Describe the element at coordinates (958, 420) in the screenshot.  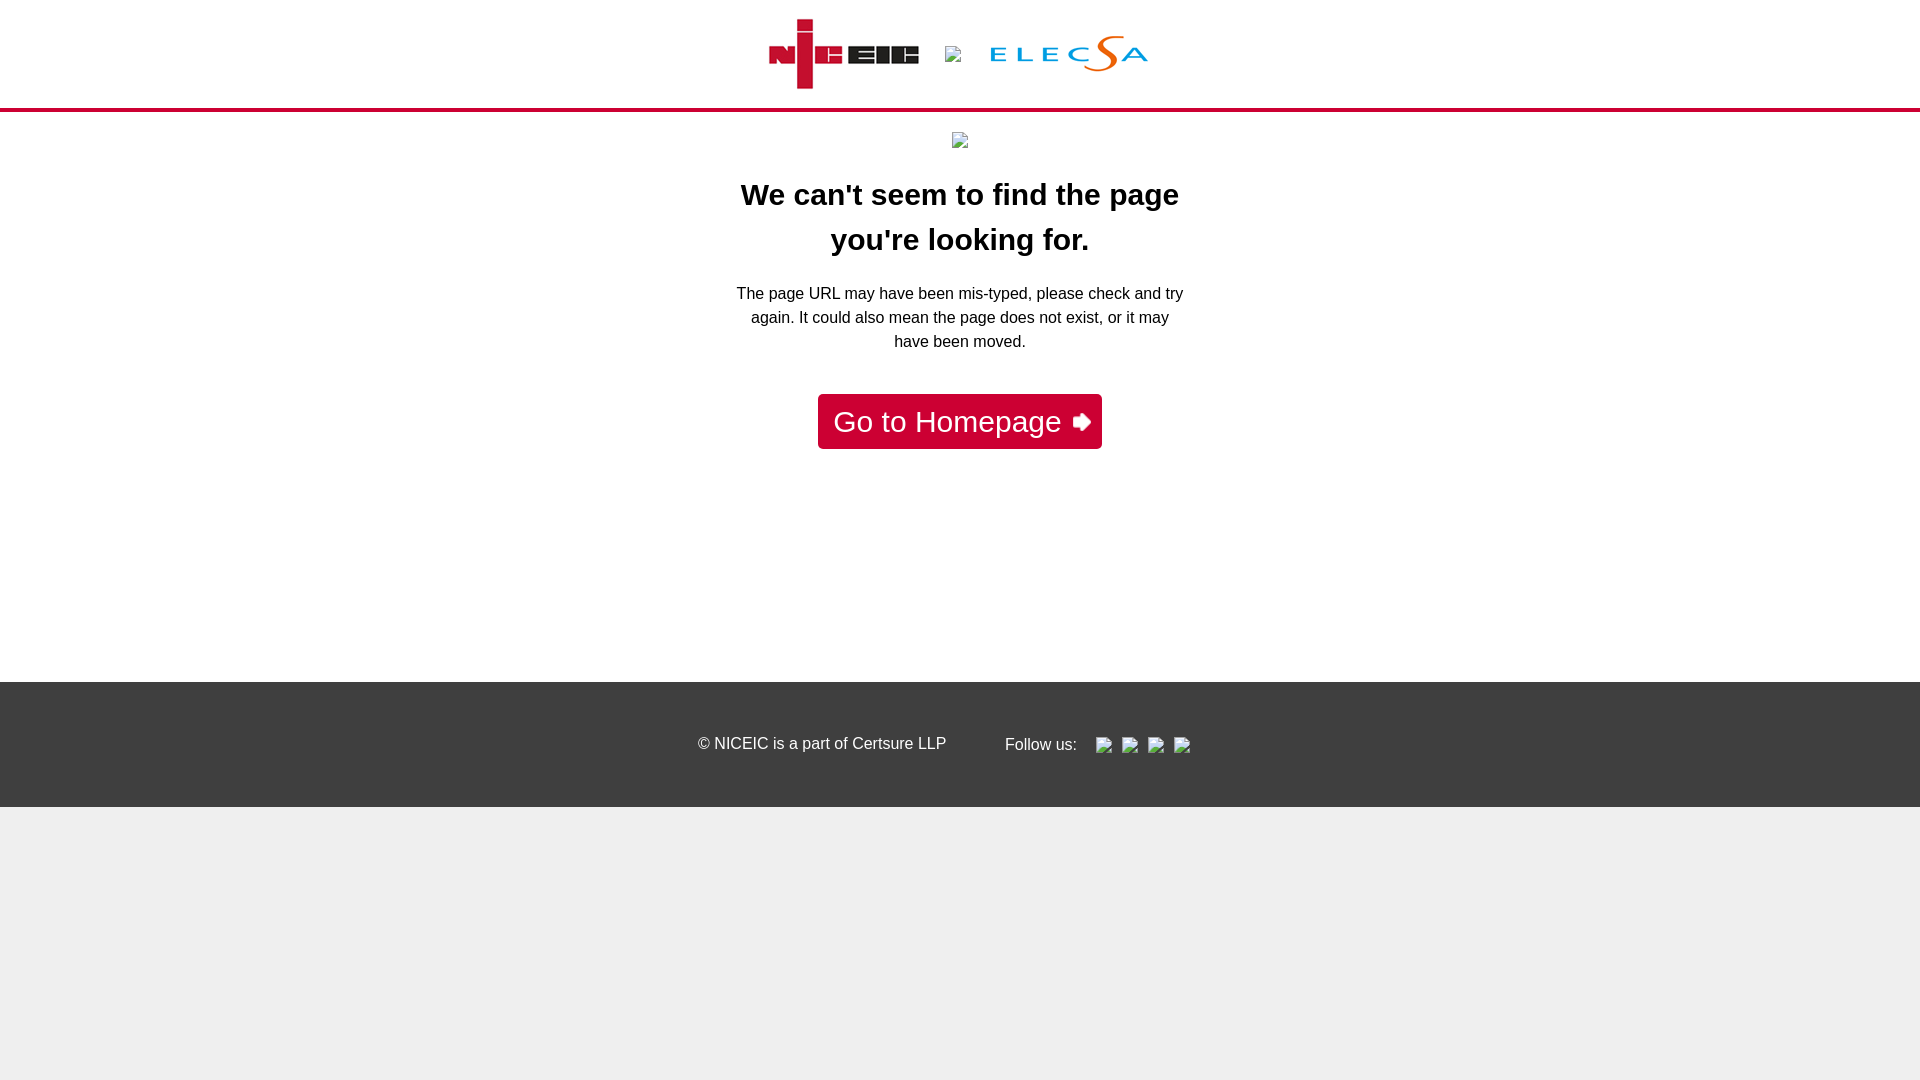
I see `'Go to Homepage'` at that location.